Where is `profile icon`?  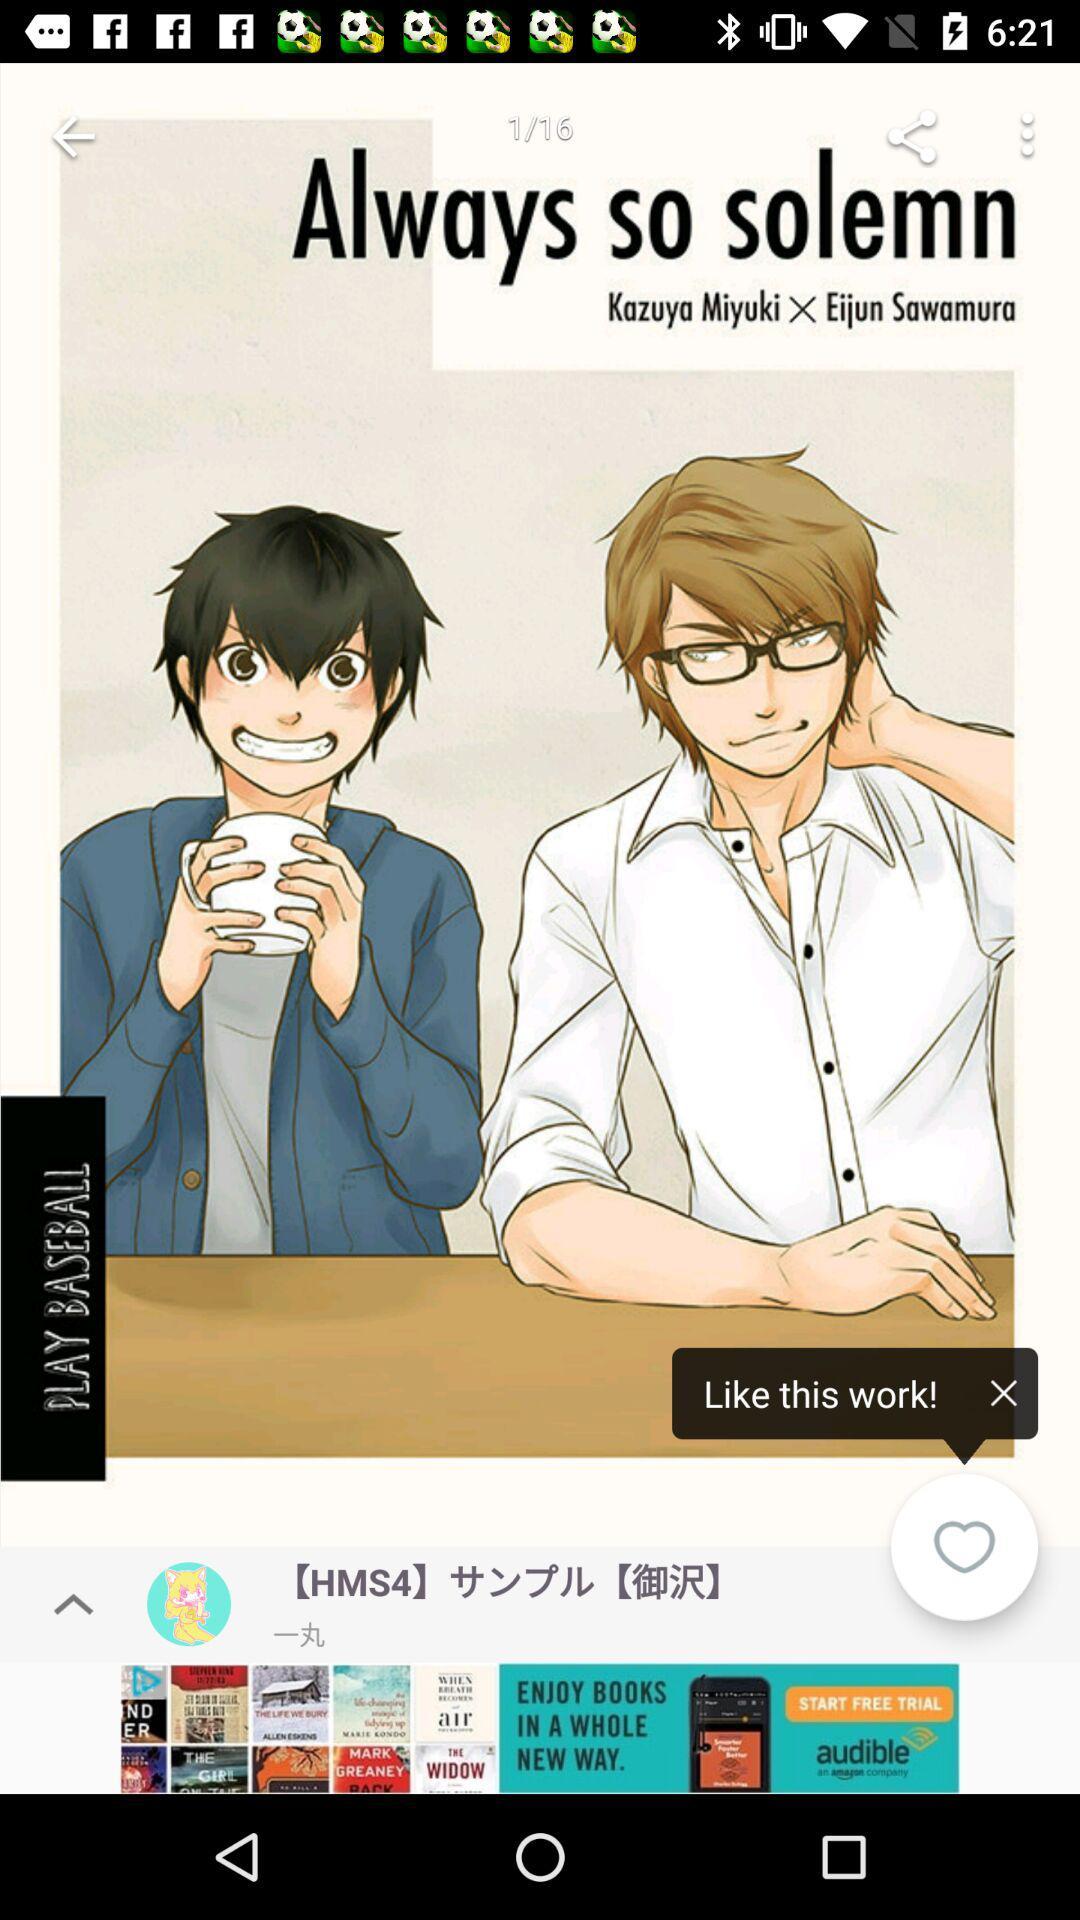
profile icon is located at coordinates (189, 1604).